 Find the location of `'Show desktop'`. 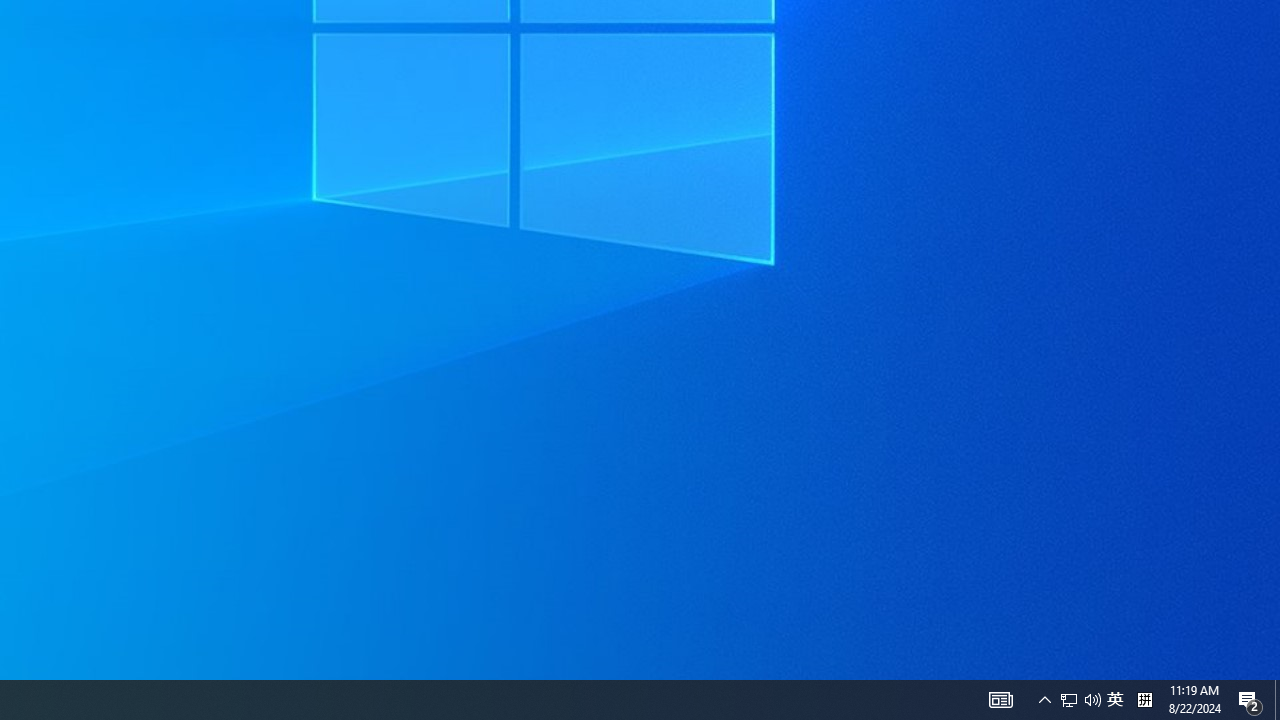

'Show desktop' is located at coordinates (1250, 698).